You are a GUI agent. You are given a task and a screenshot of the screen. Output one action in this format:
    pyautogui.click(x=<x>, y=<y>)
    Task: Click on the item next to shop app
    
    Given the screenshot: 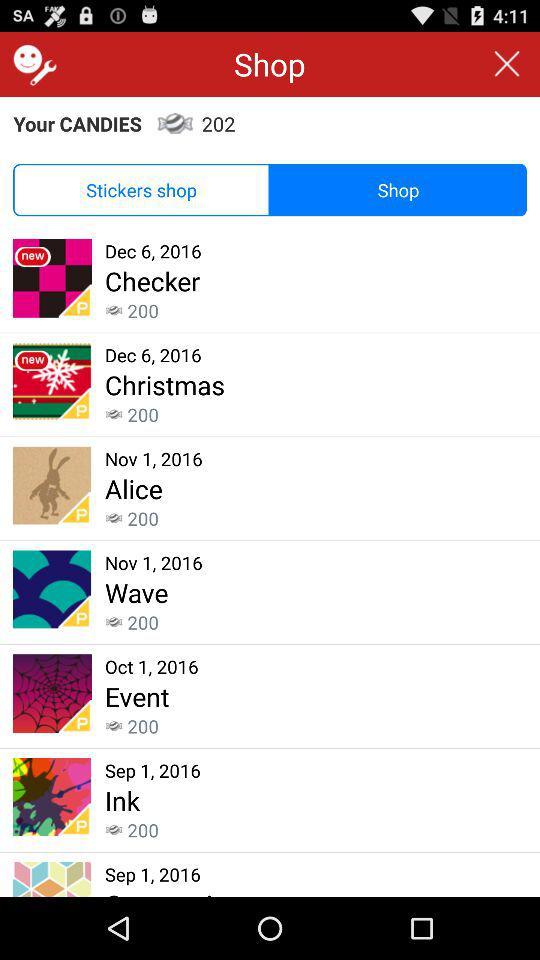 What is the action you would take?
    pyautogui.click(x=31, y=64)
    